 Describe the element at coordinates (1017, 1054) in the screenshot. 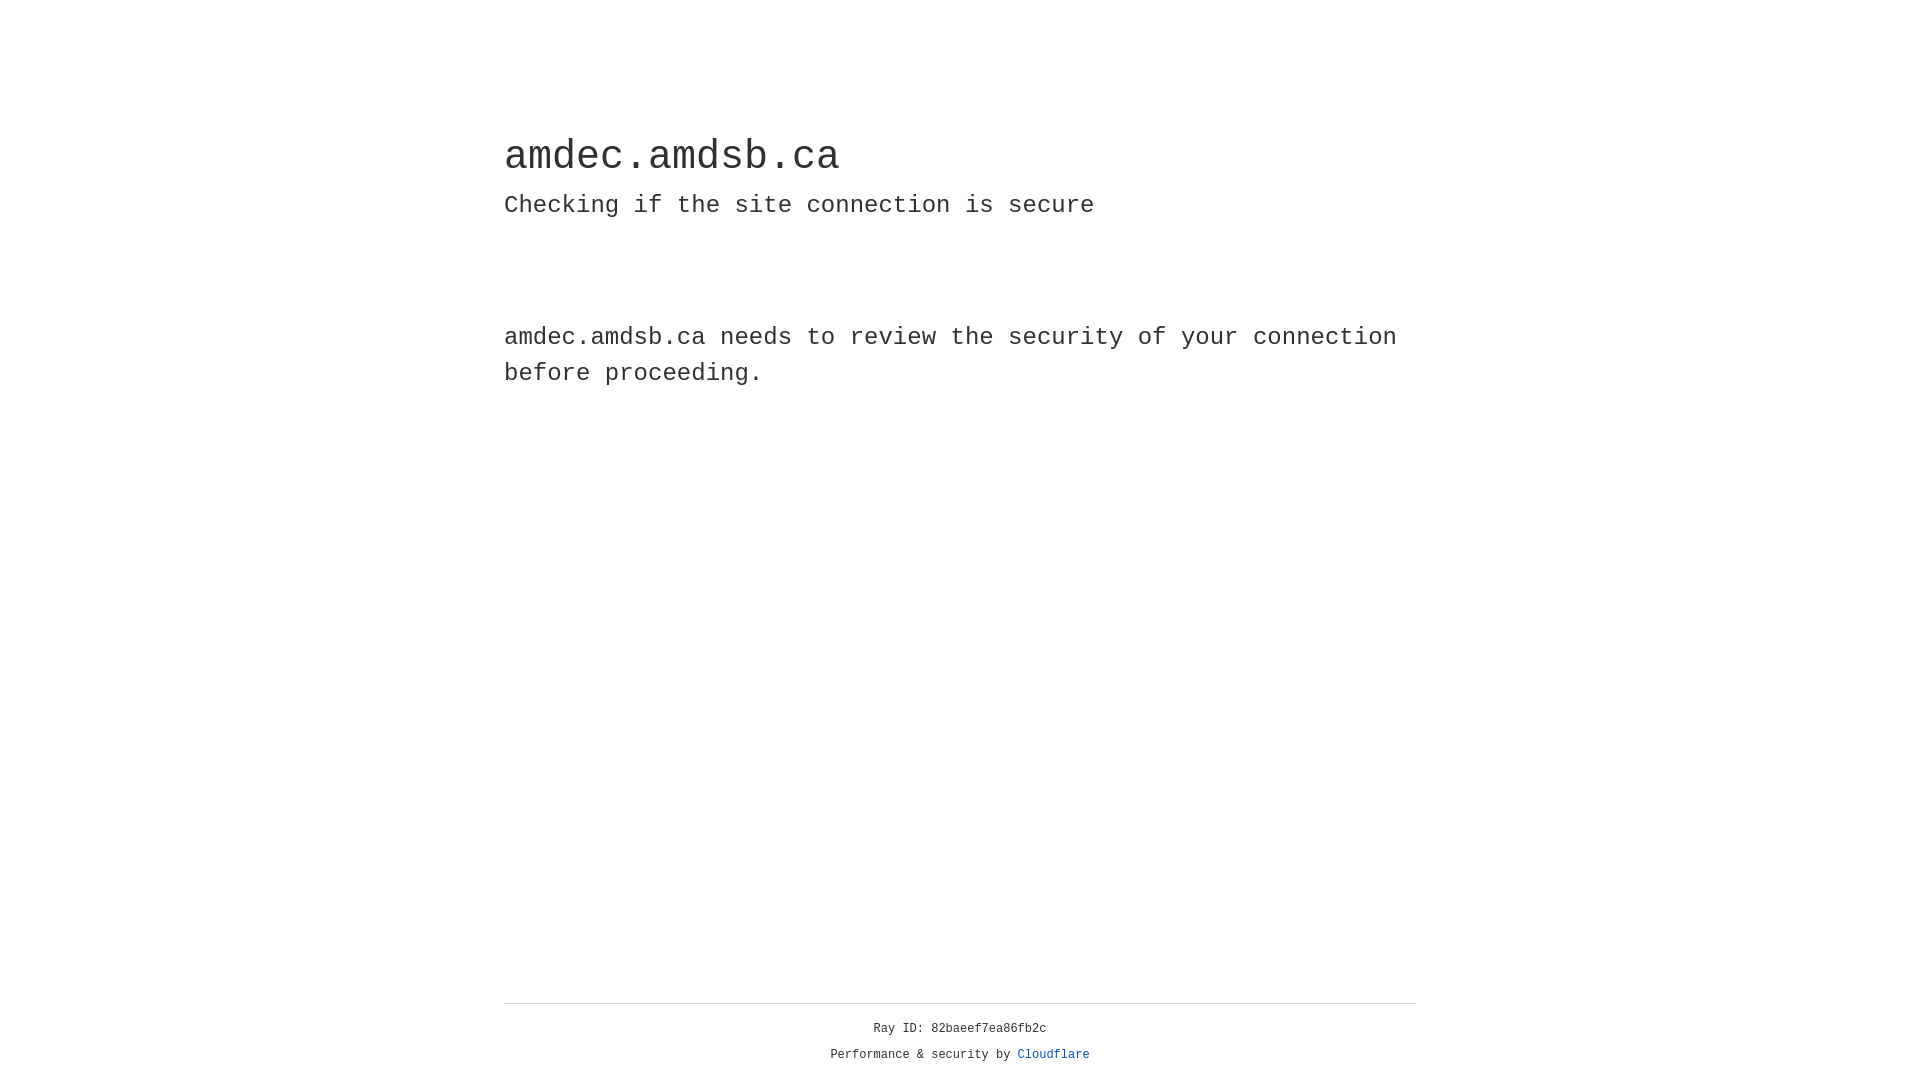

I see `'Cloudflare'` at that location.